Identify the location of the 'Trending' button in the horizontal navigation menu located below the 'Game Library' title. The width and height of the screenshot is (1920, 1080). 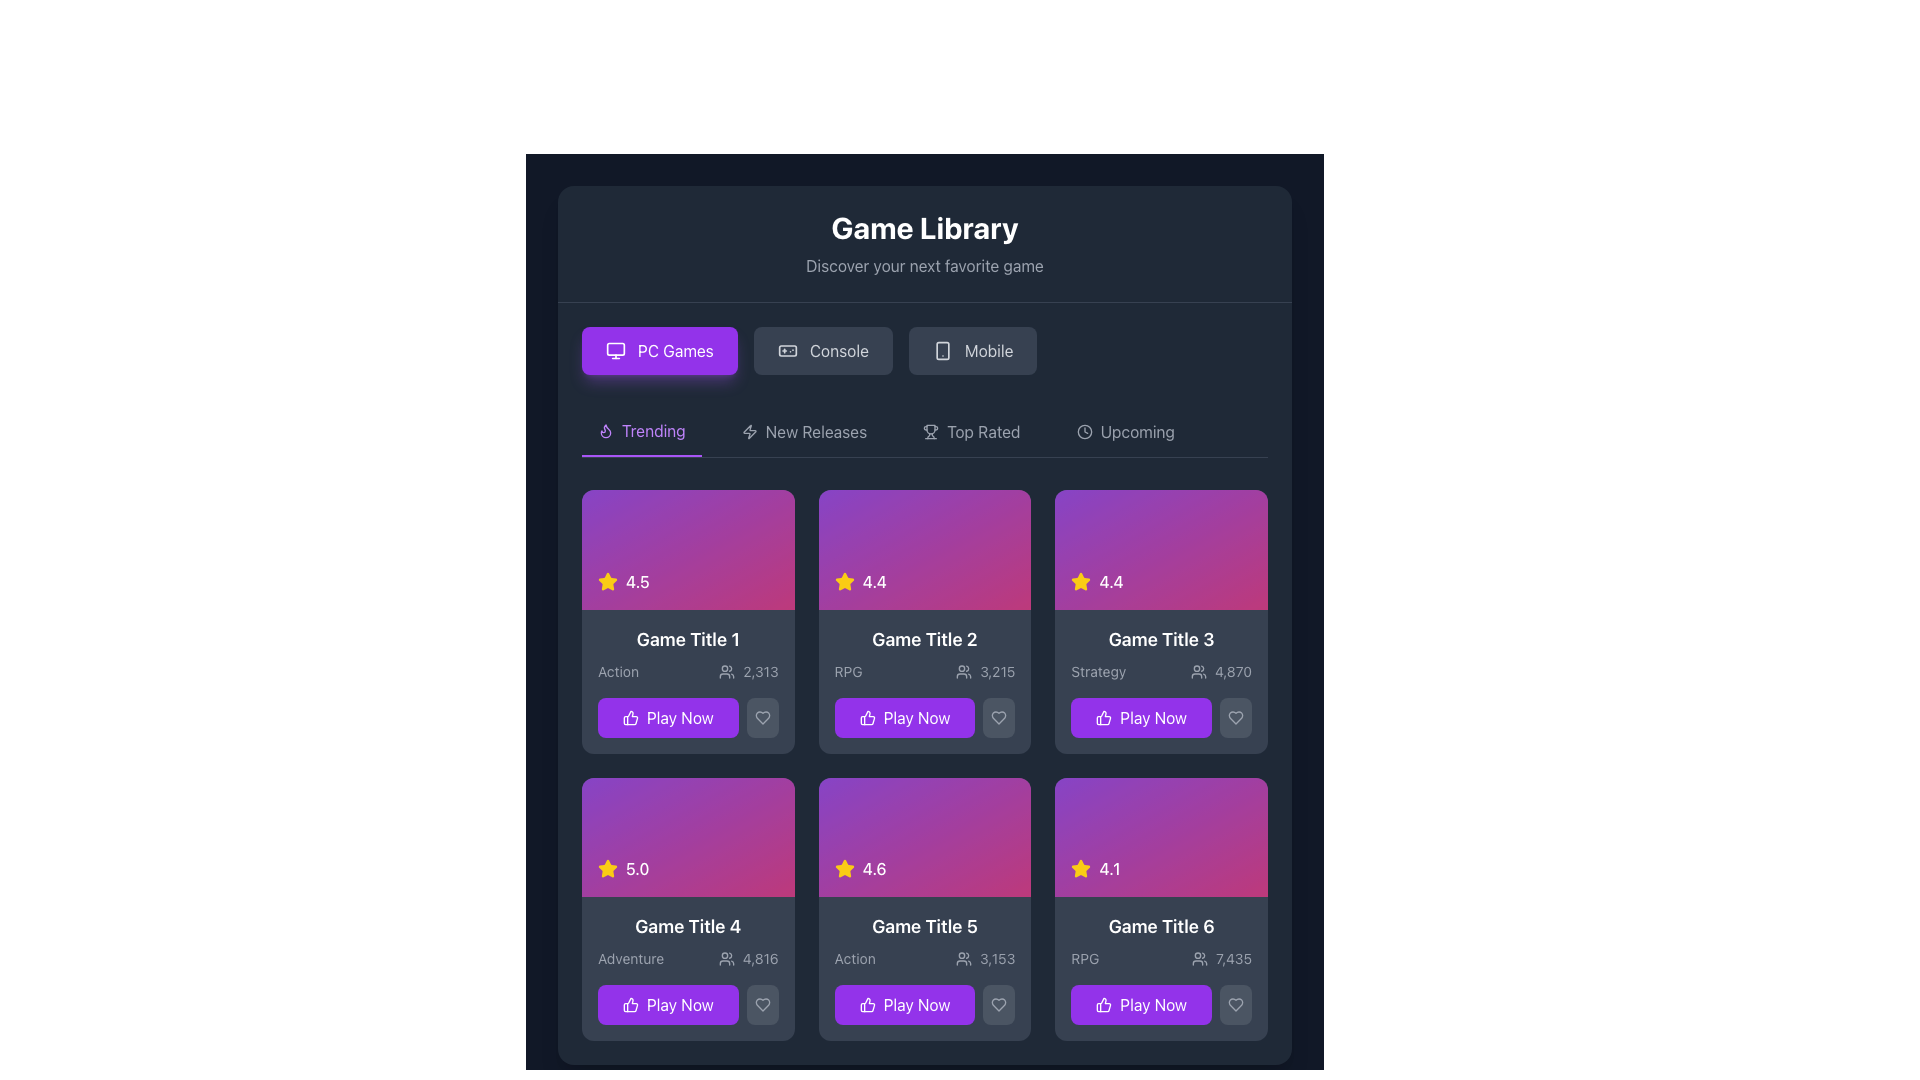
(641, 431).